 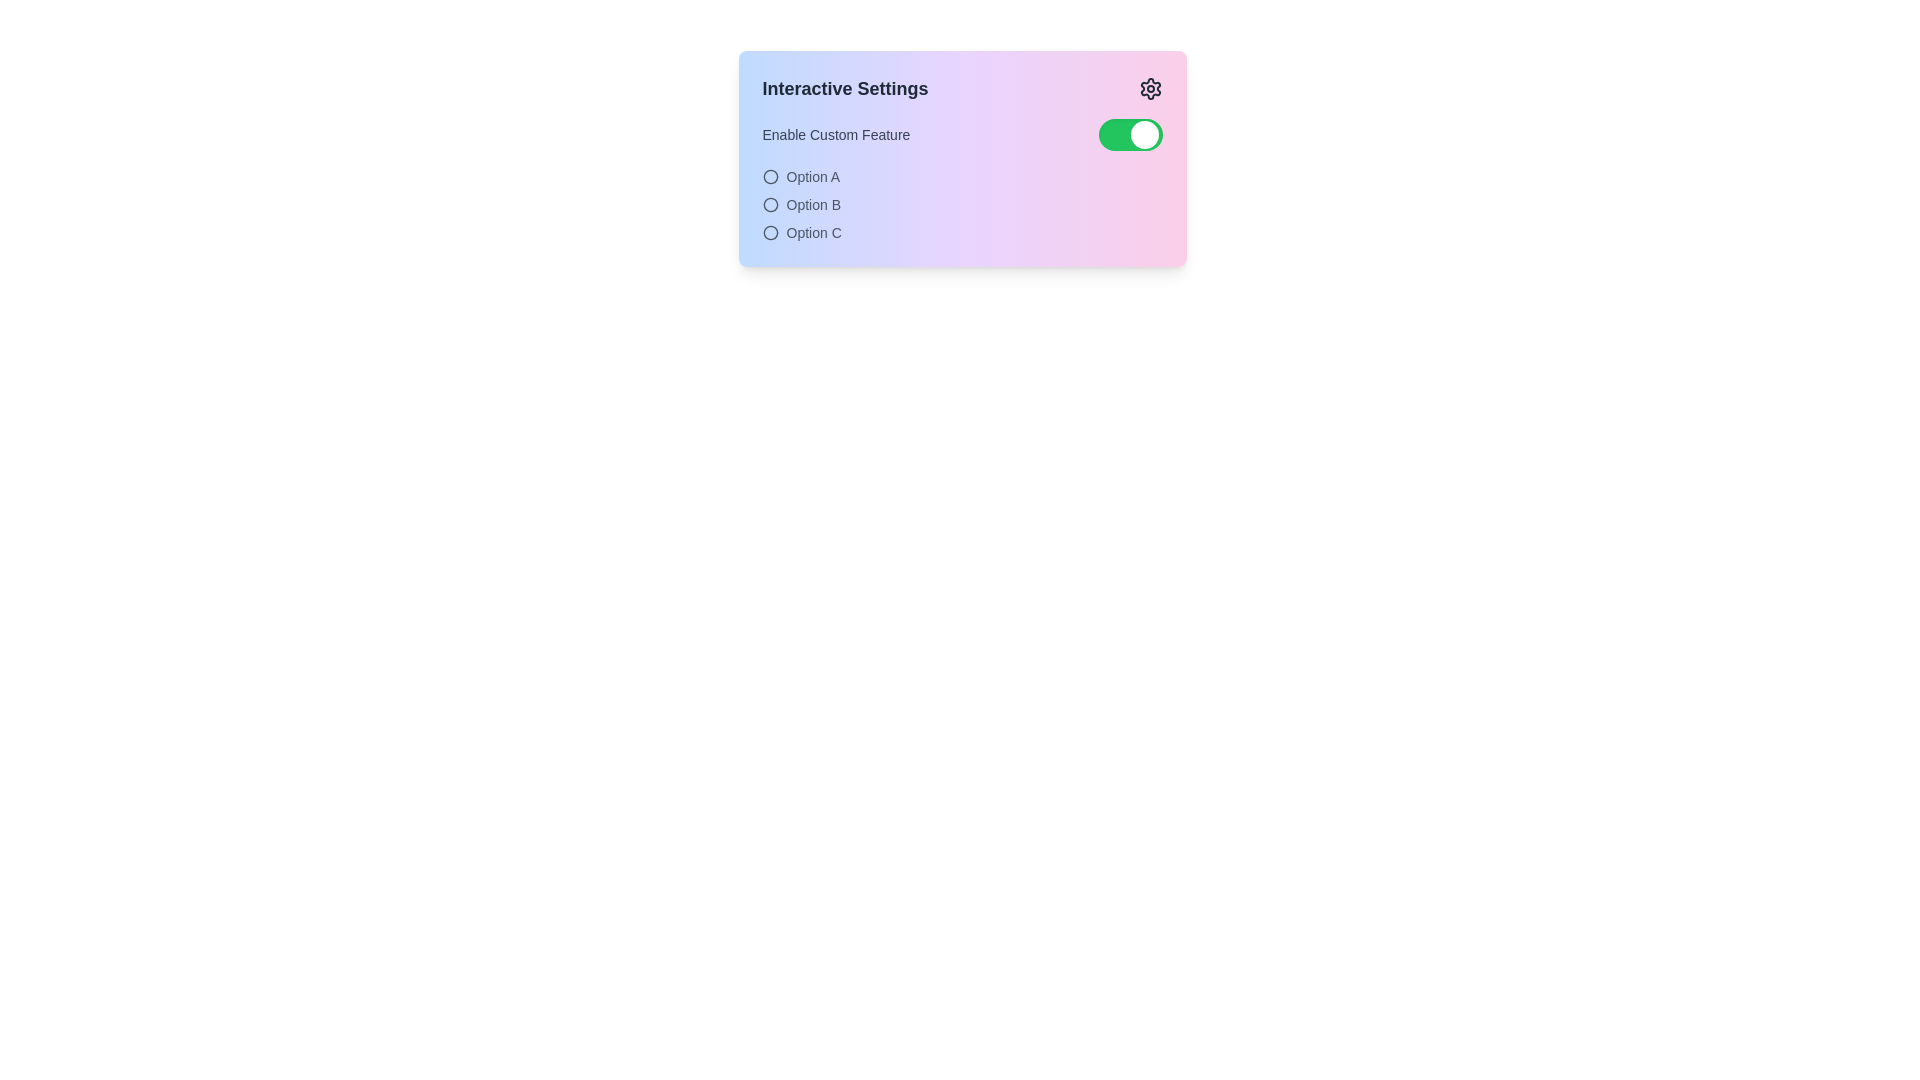 I want to click on the gear-shaped icon representing settings, located in the top-right corner of the settings card, so click(x=1150, y=87).